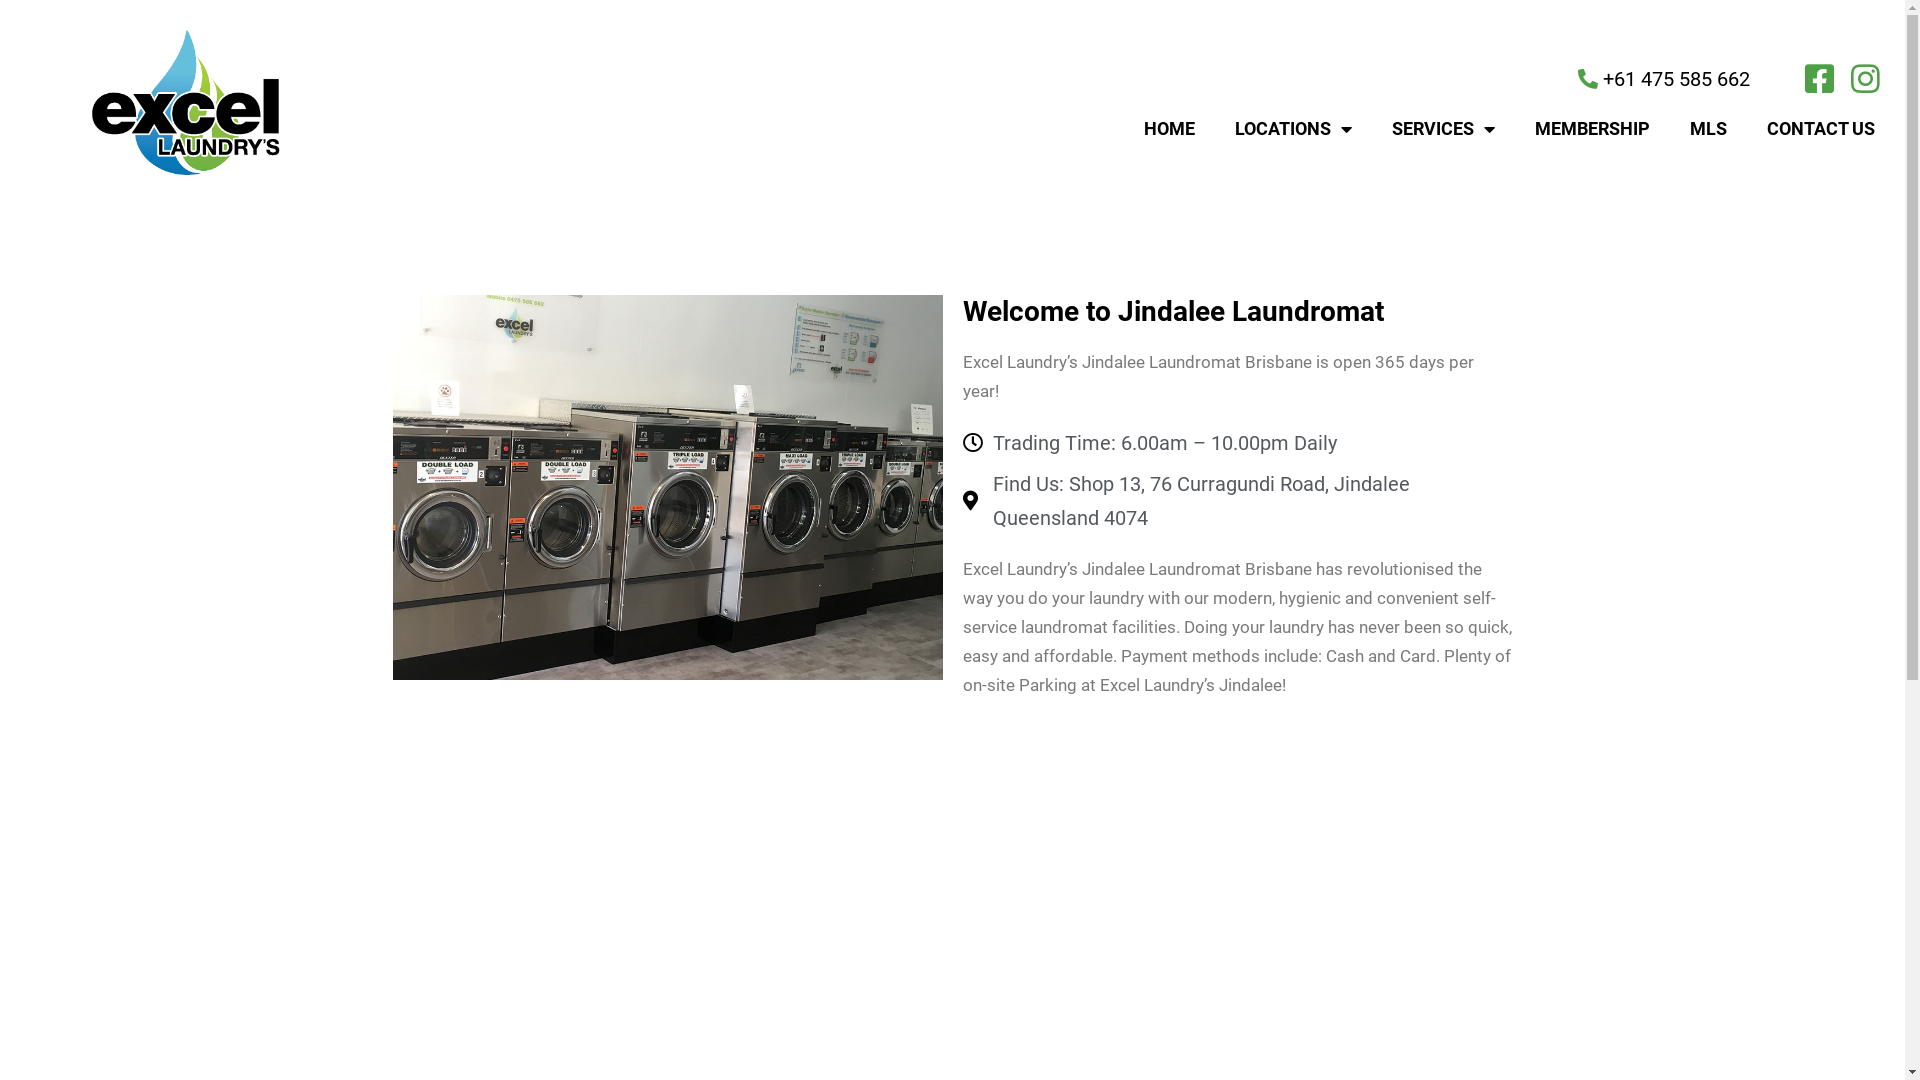 The width and height of the screenshot is (1920, 1080). I want to click on 'CONTACT US', so click(1820, 128).